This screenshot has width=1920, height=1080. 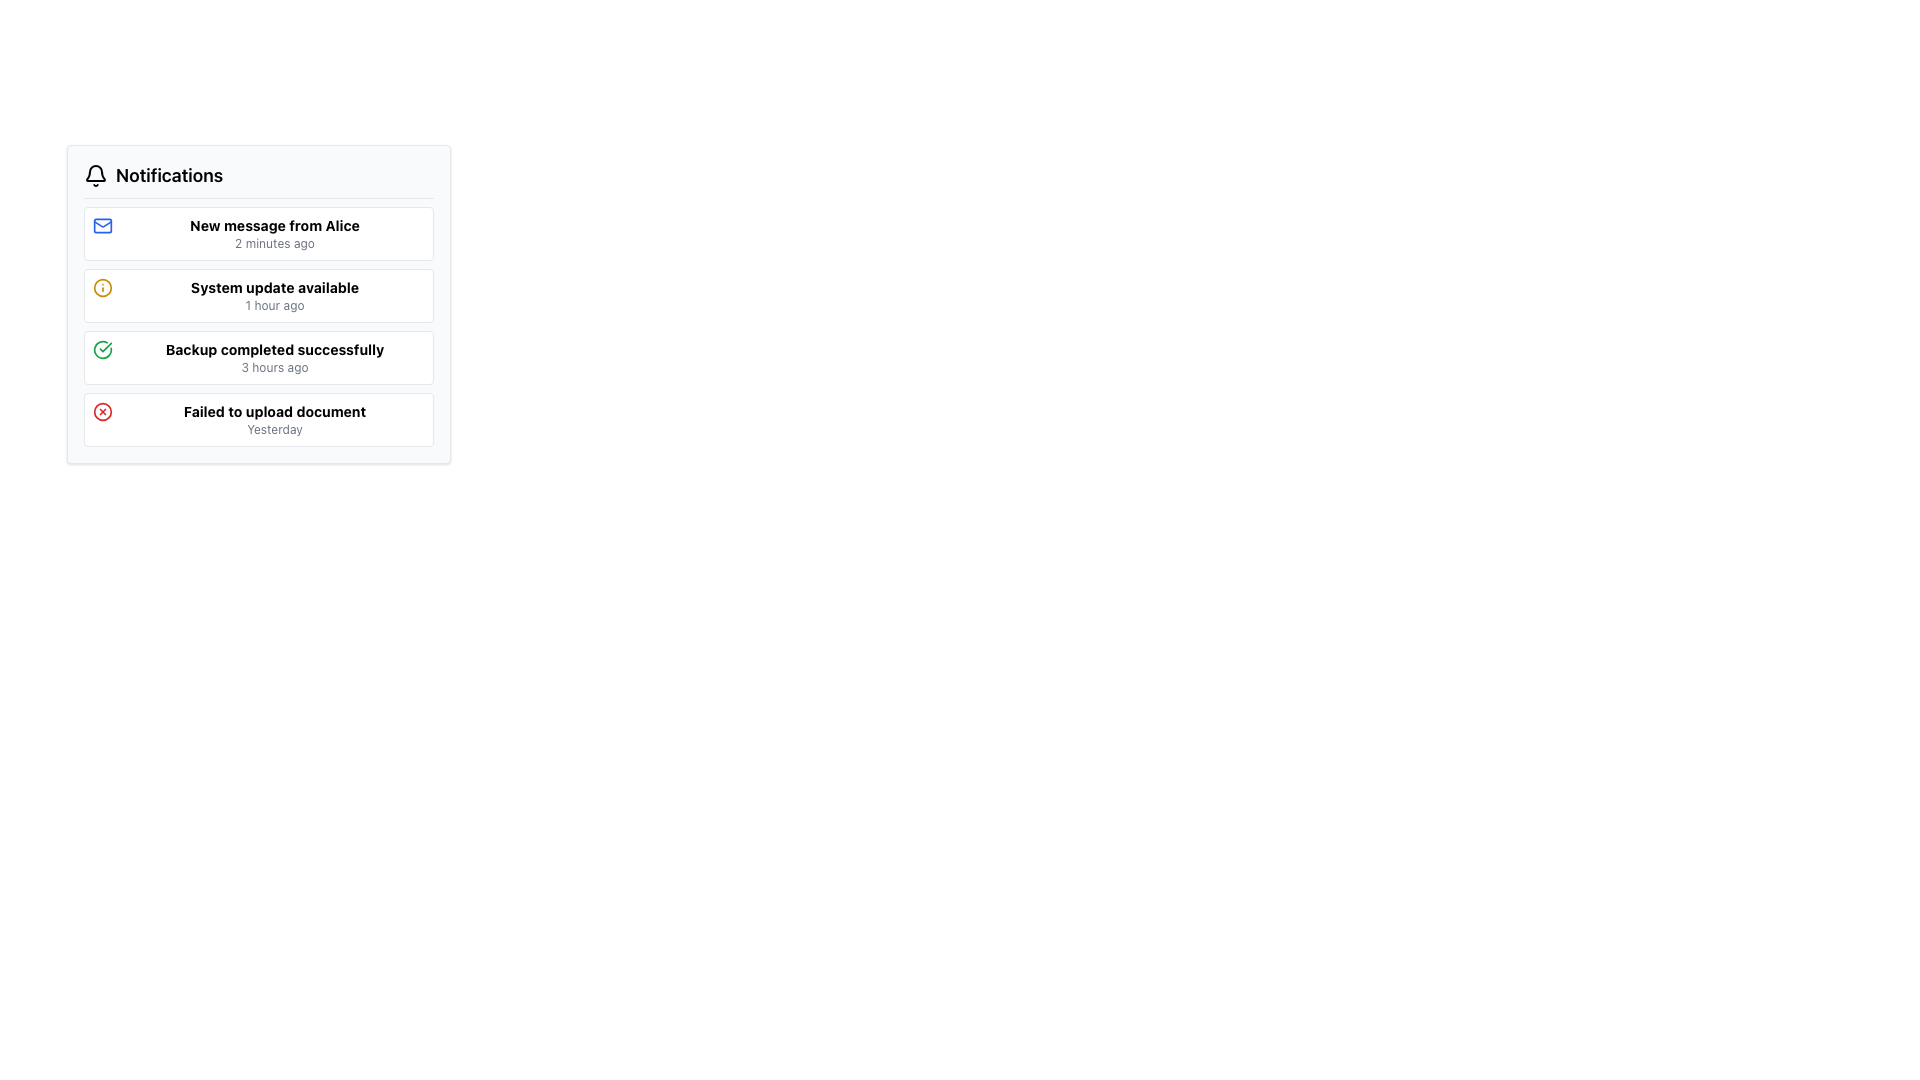 I want to click on text from the third Text Block in the notification panel that indicates a successful backup operation and the time it occurred, so click(x=273, y=357).